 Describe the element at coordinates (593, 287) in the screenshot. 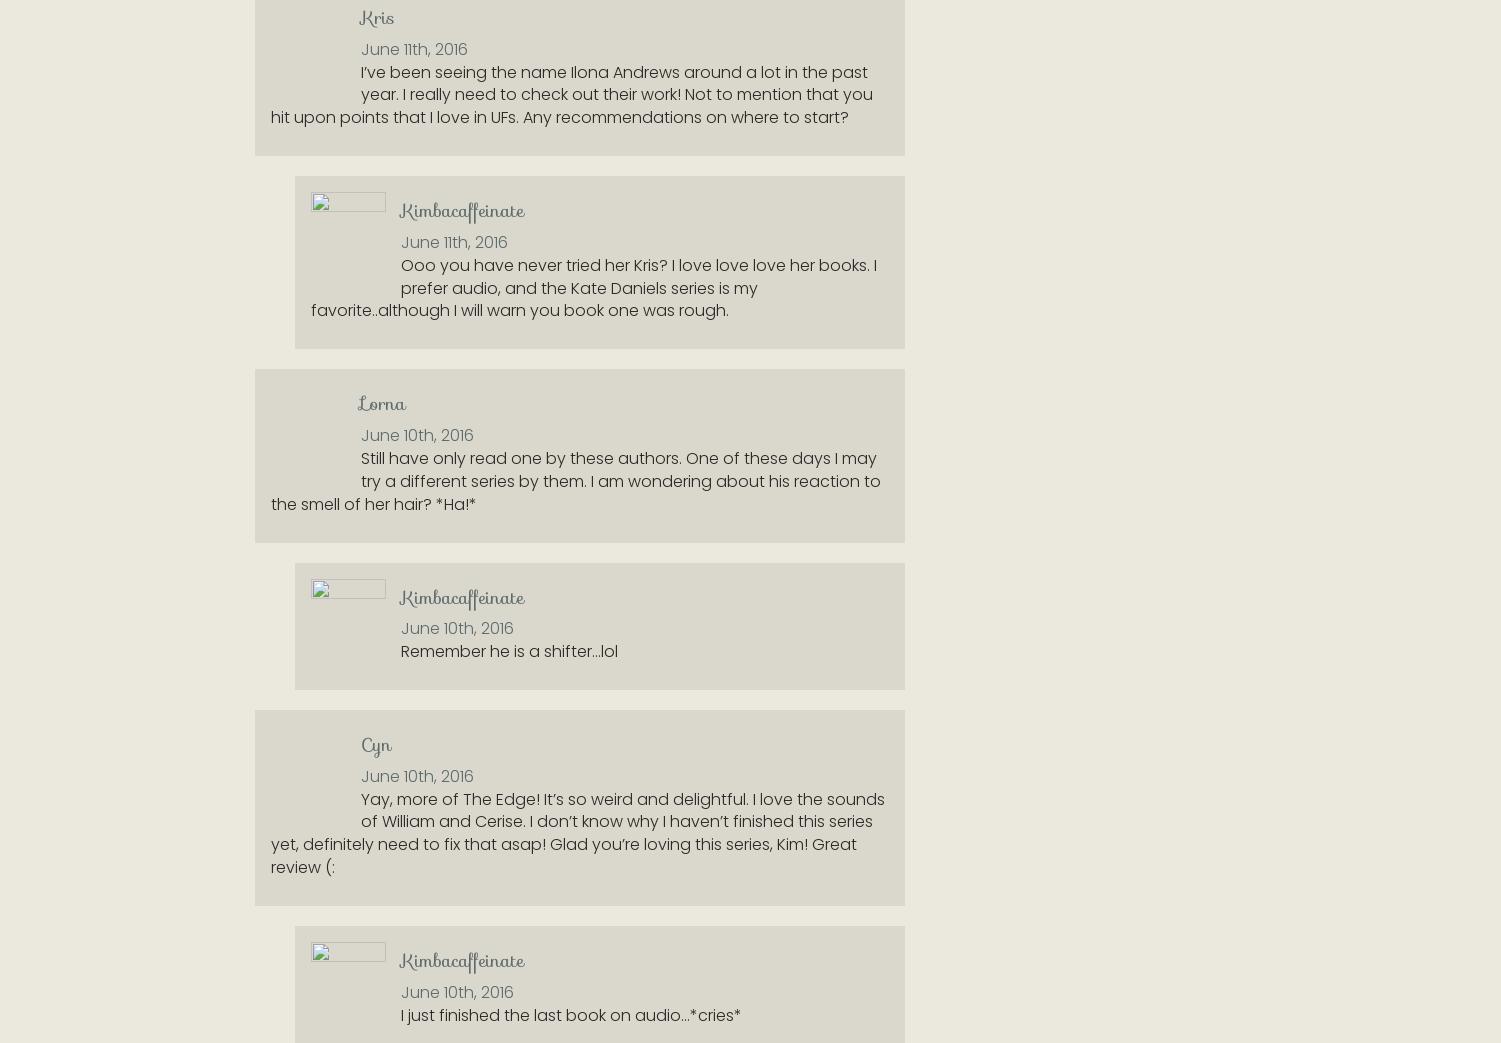

I see `'Ooo you have never tried her Kris? I love love love her books. I prefer audio, and the Kate Daniels series is my favorite..although I will warn you book one was rough.'` at that location.